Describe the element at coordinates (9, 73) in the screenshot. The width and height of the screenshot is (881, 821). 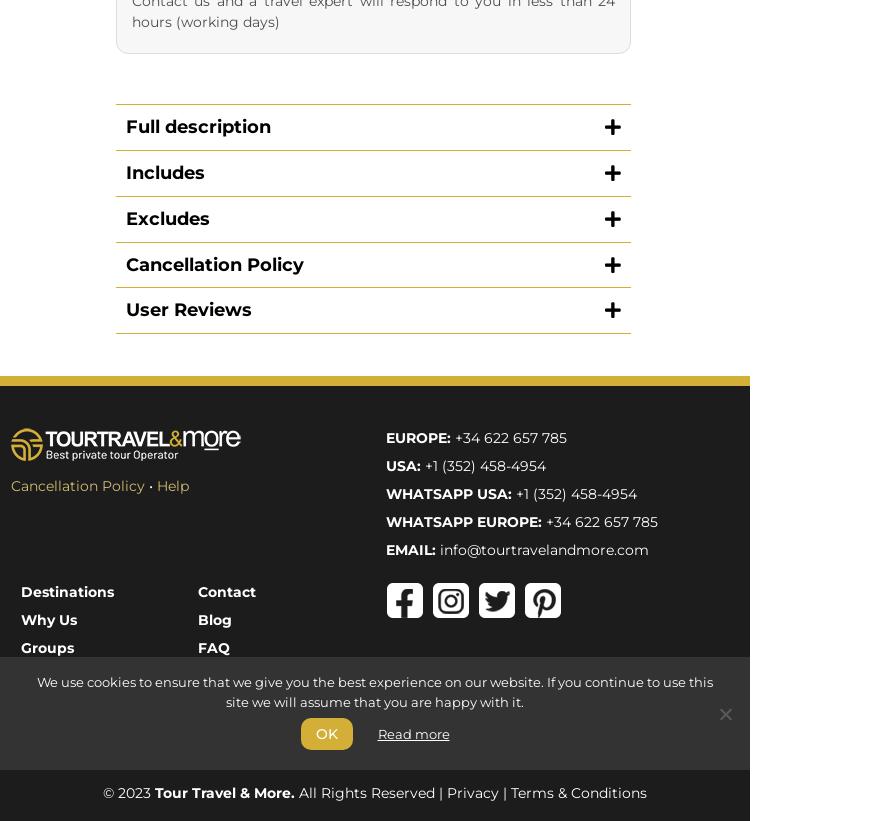
I see `'Cancellation Policy'` at that location.